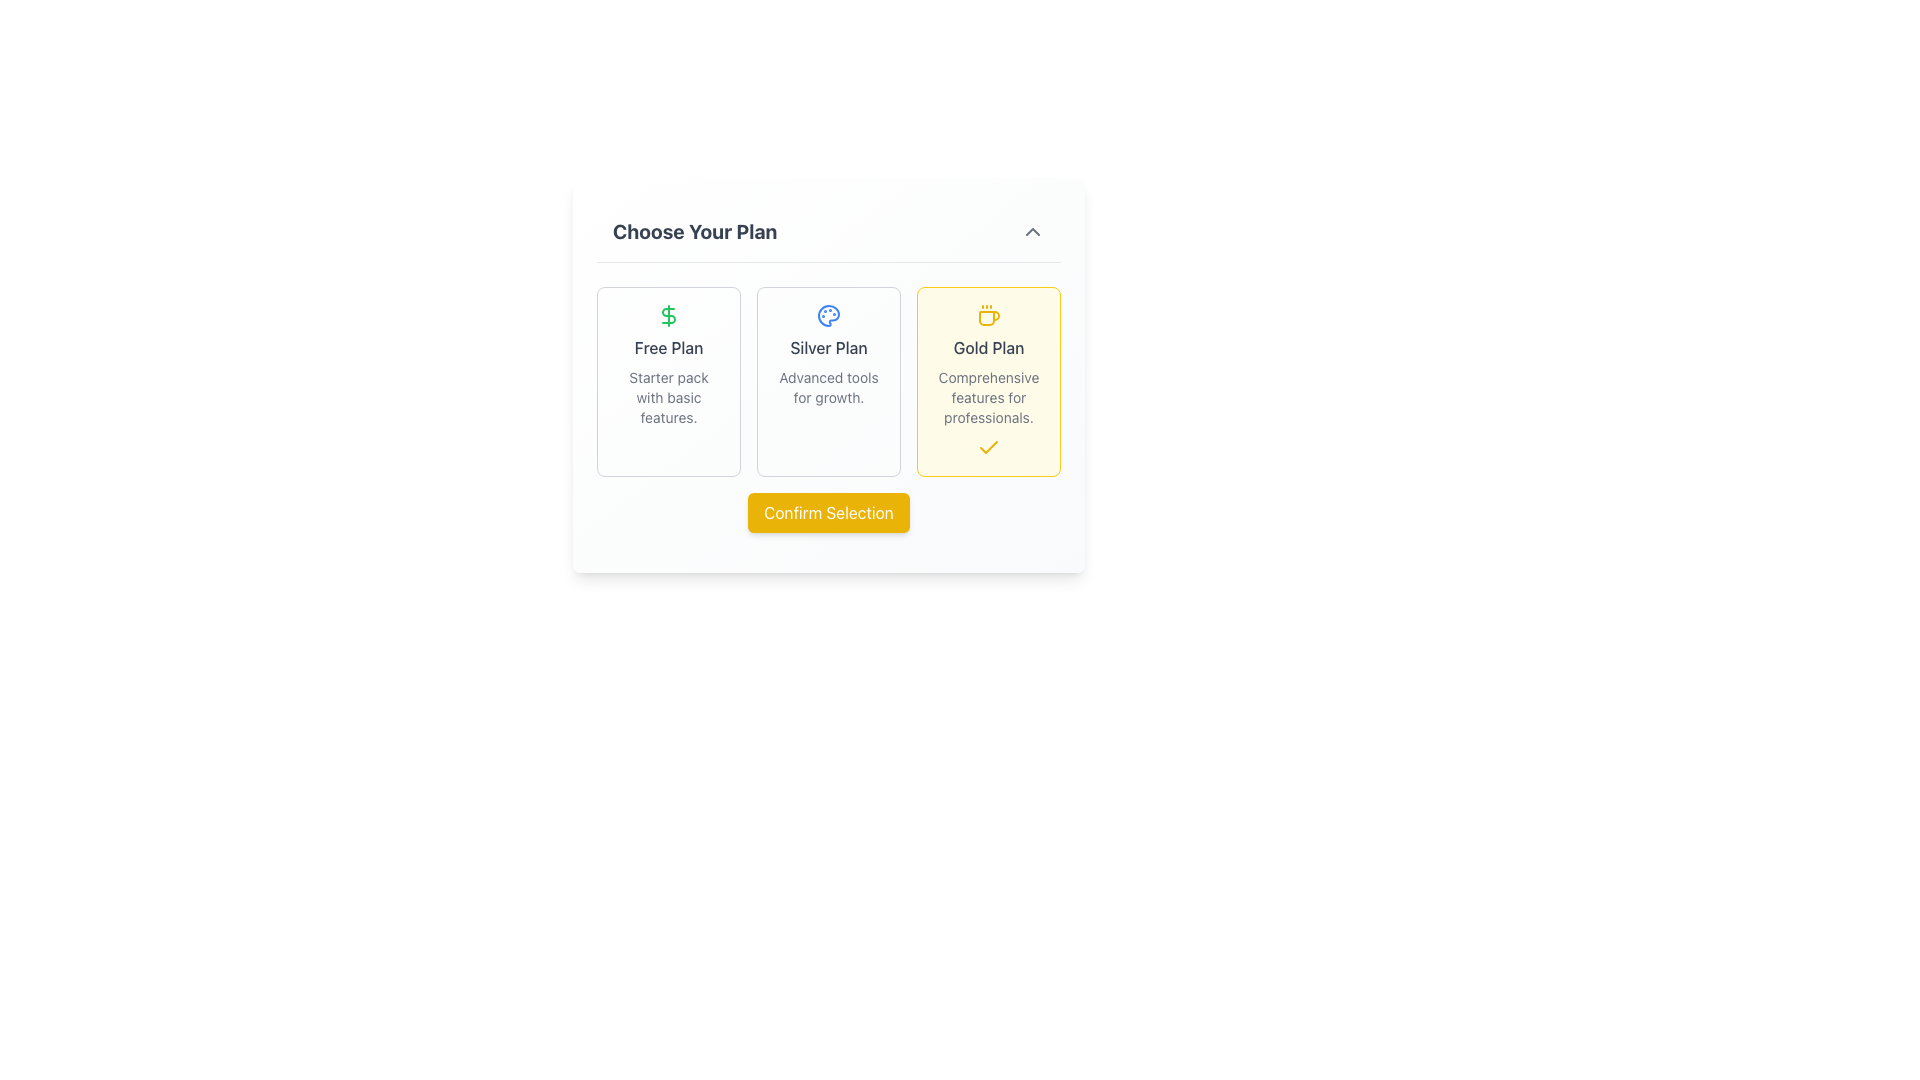 The height and width of the screenshot is (1080, 1920). I want to click on the 'Silver Plan' card, so click(829, 381).